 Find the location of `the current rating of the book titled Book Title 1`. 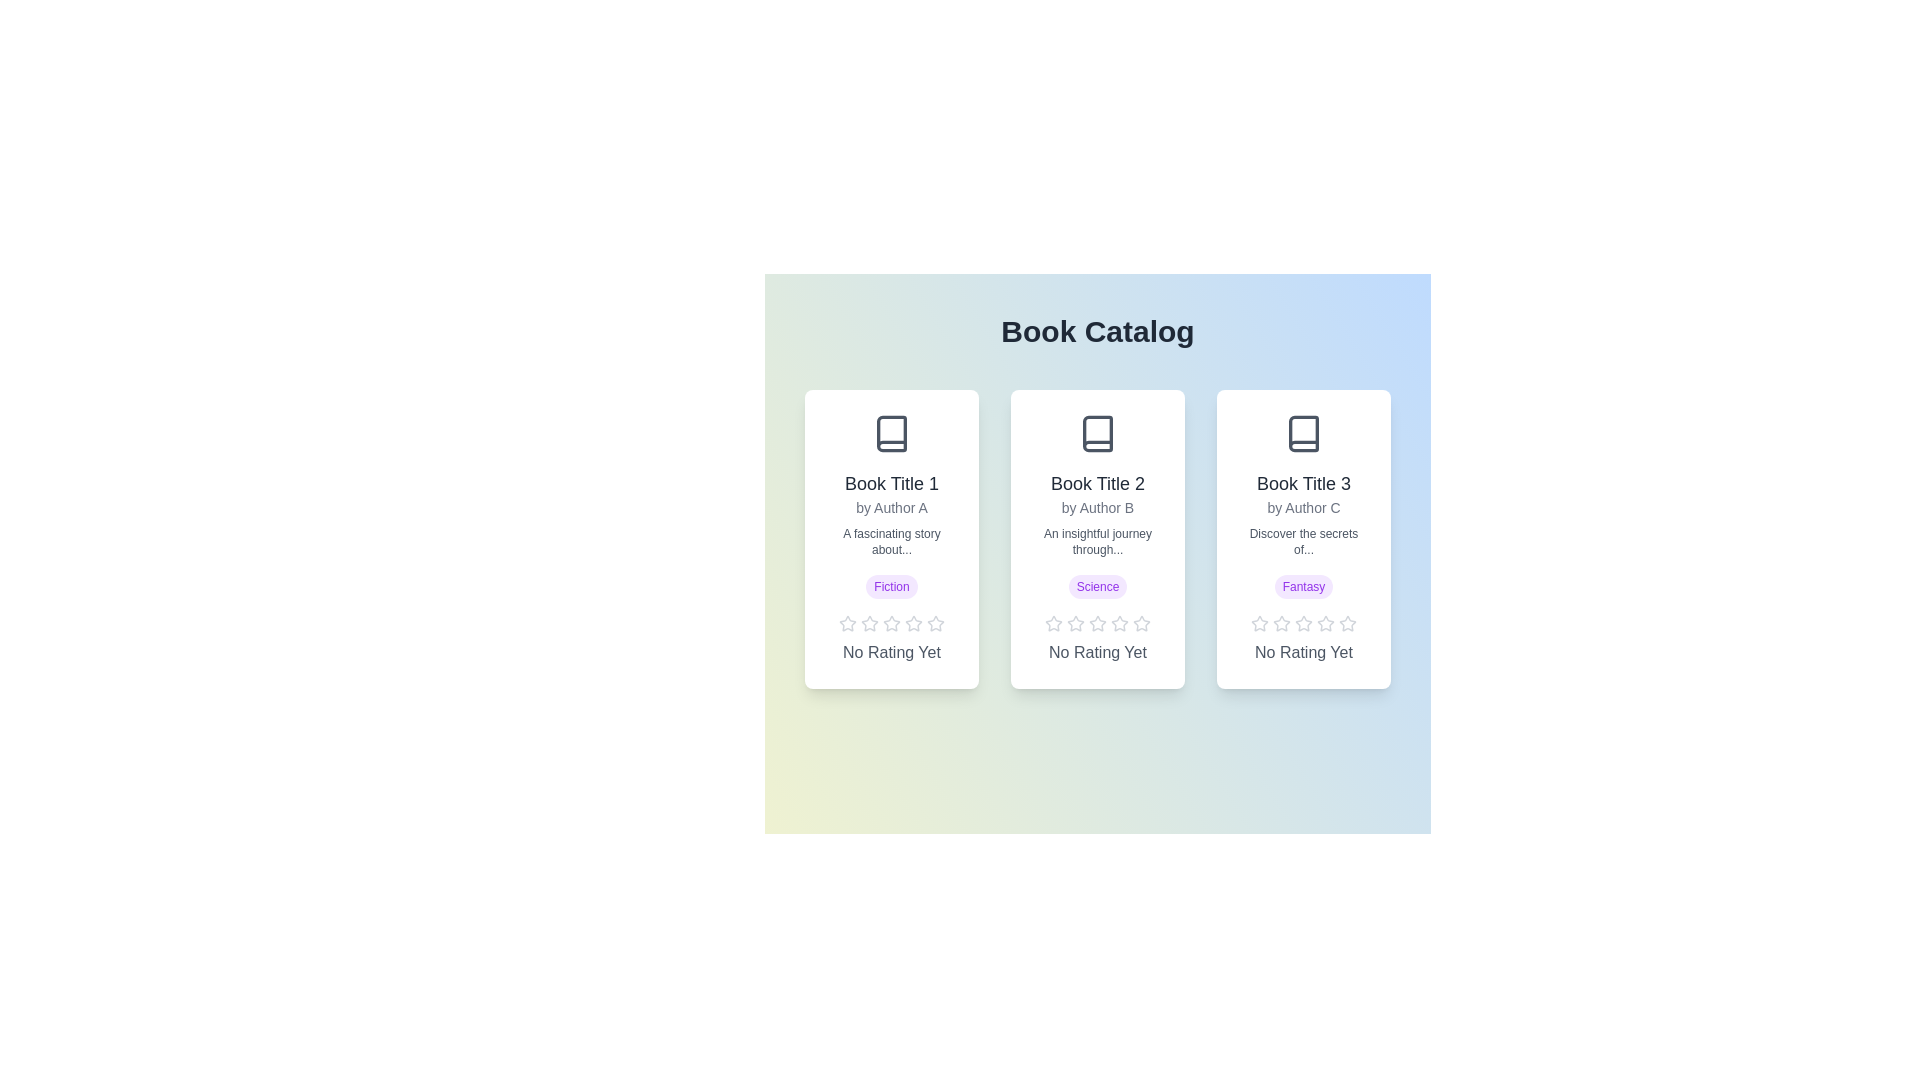

the current rating of the book titled Book Title 1 is located at coordinates (891, 652).